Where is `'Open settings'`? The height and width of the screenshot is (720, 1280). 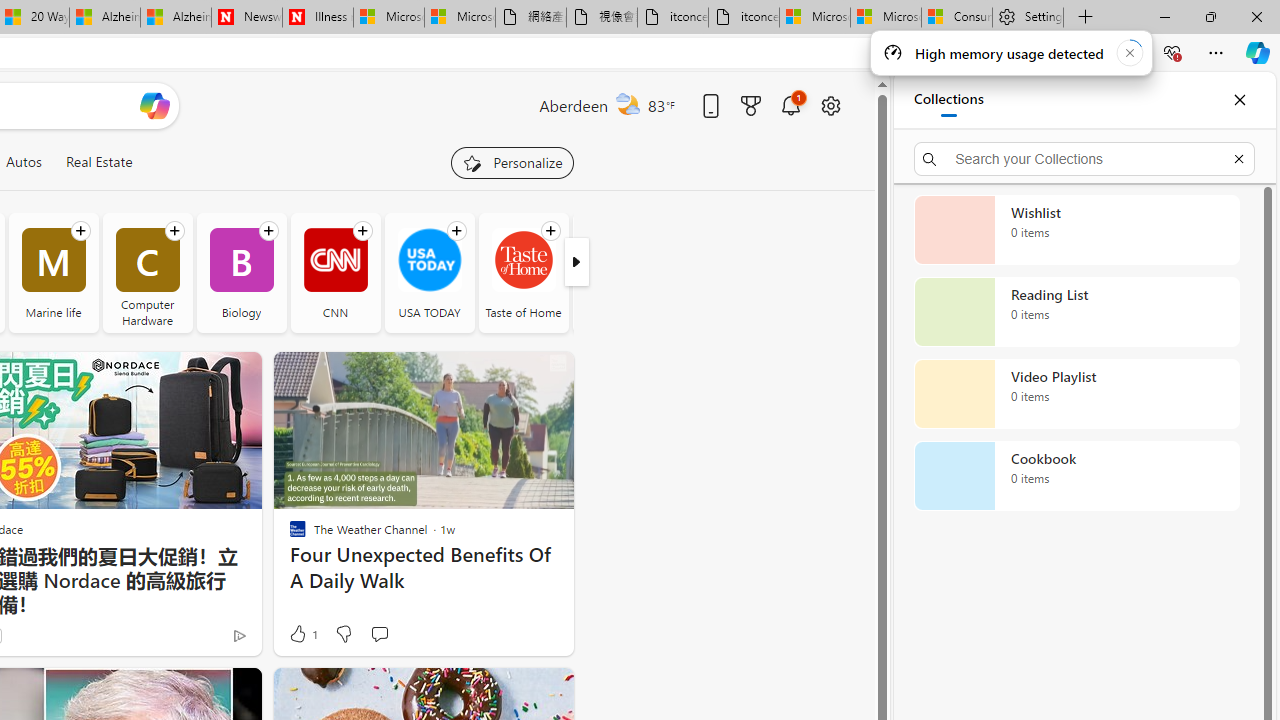 'Open settings' is located at coordinates (830, 105).